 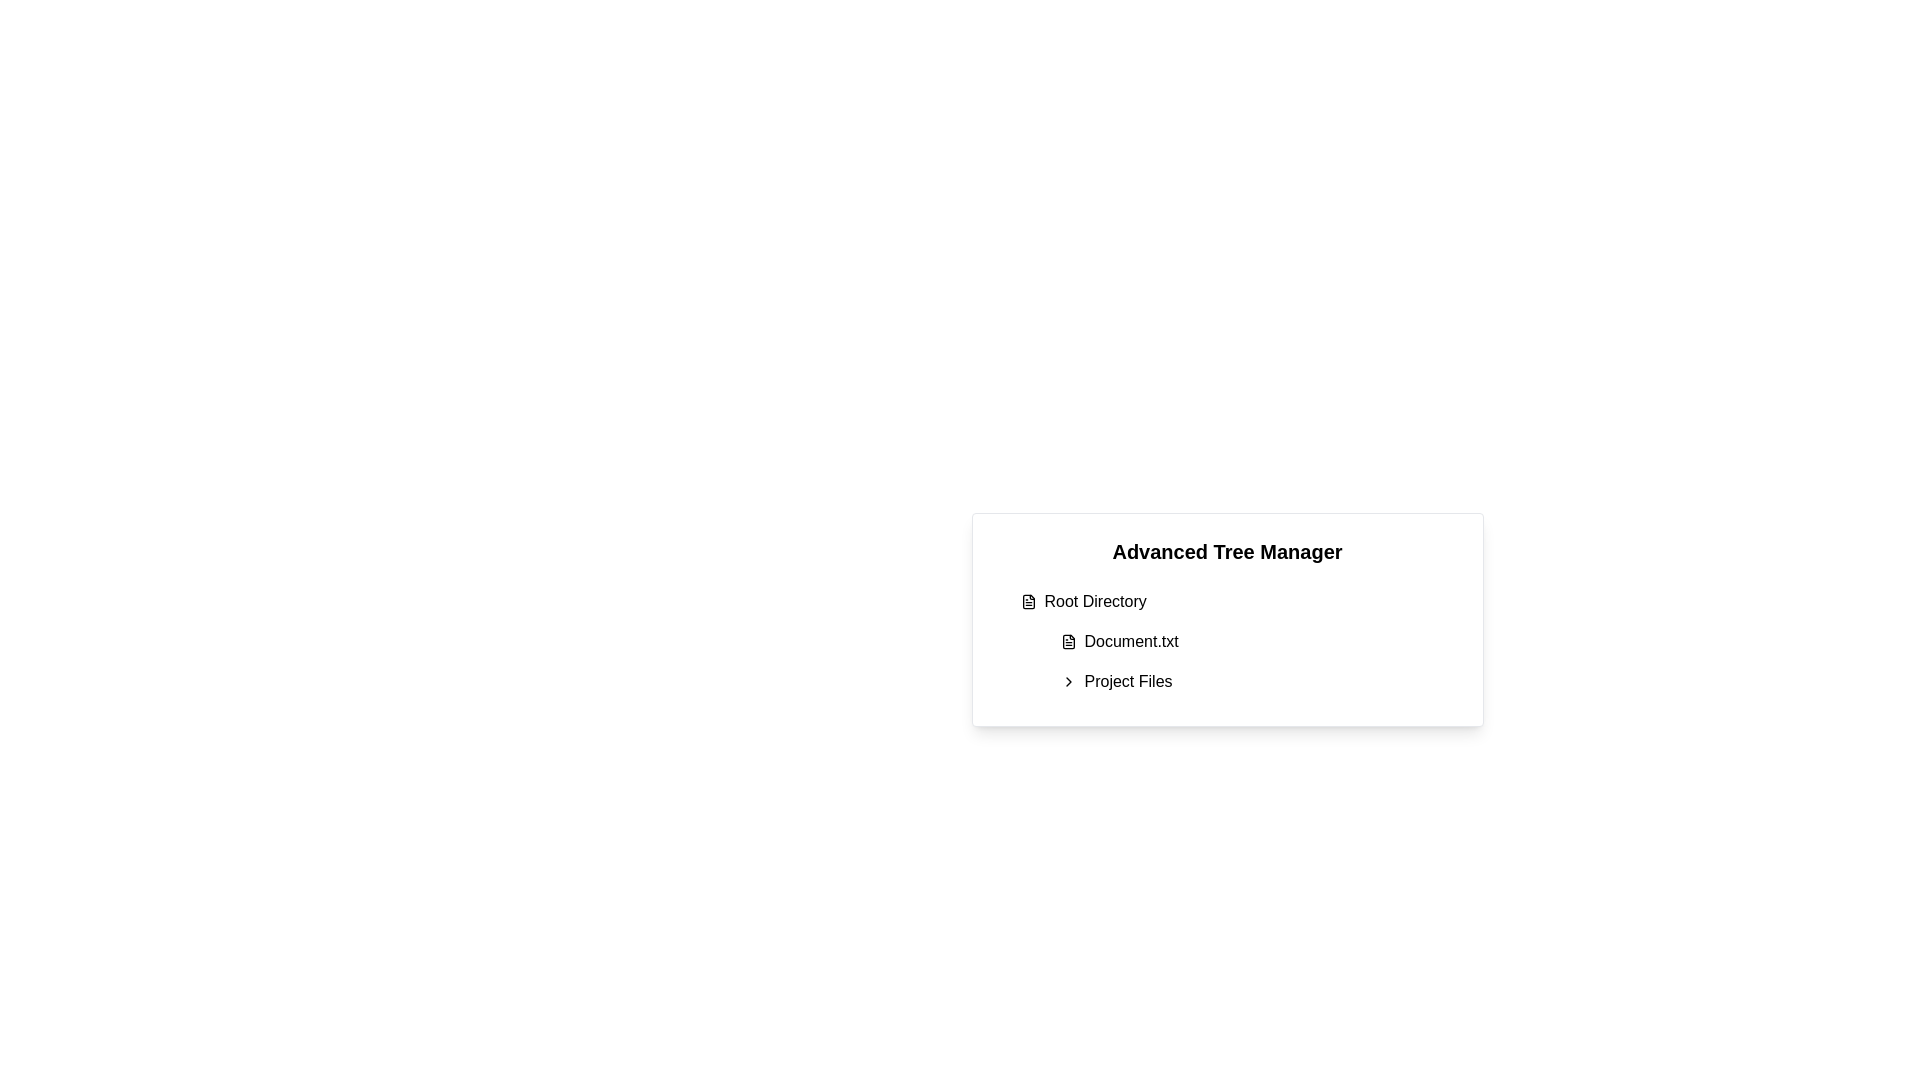 What do you see at coordinates (1067, 681) in the screenshot?
I see `the right-facing chevron icon within the 'Project Files' section, which is styled with a dark stroke on a white background` at bounding box center [1067, 681].